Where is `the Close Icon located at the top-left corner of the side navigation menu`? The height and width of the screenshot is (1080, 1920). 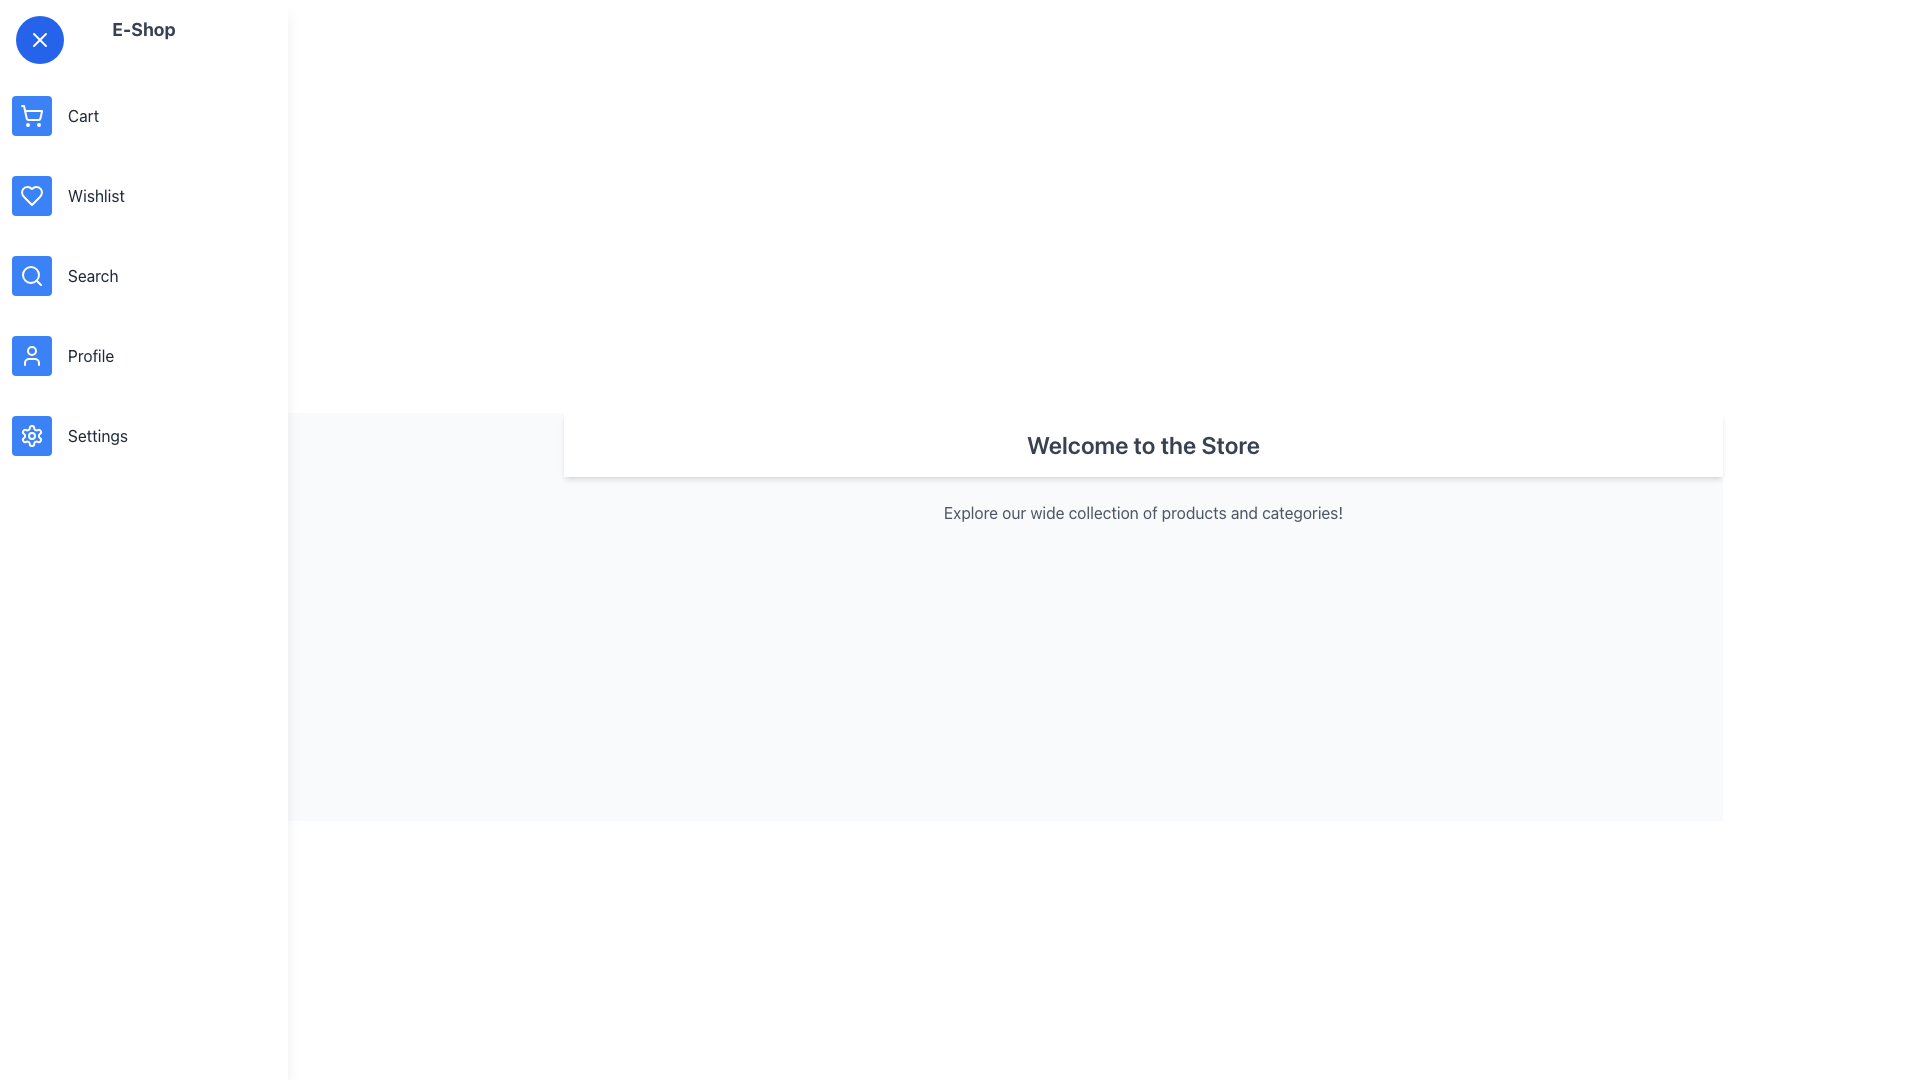
the Close Icon located at the top-left corner of the side navigation menu is located at coordinates (39, 39).